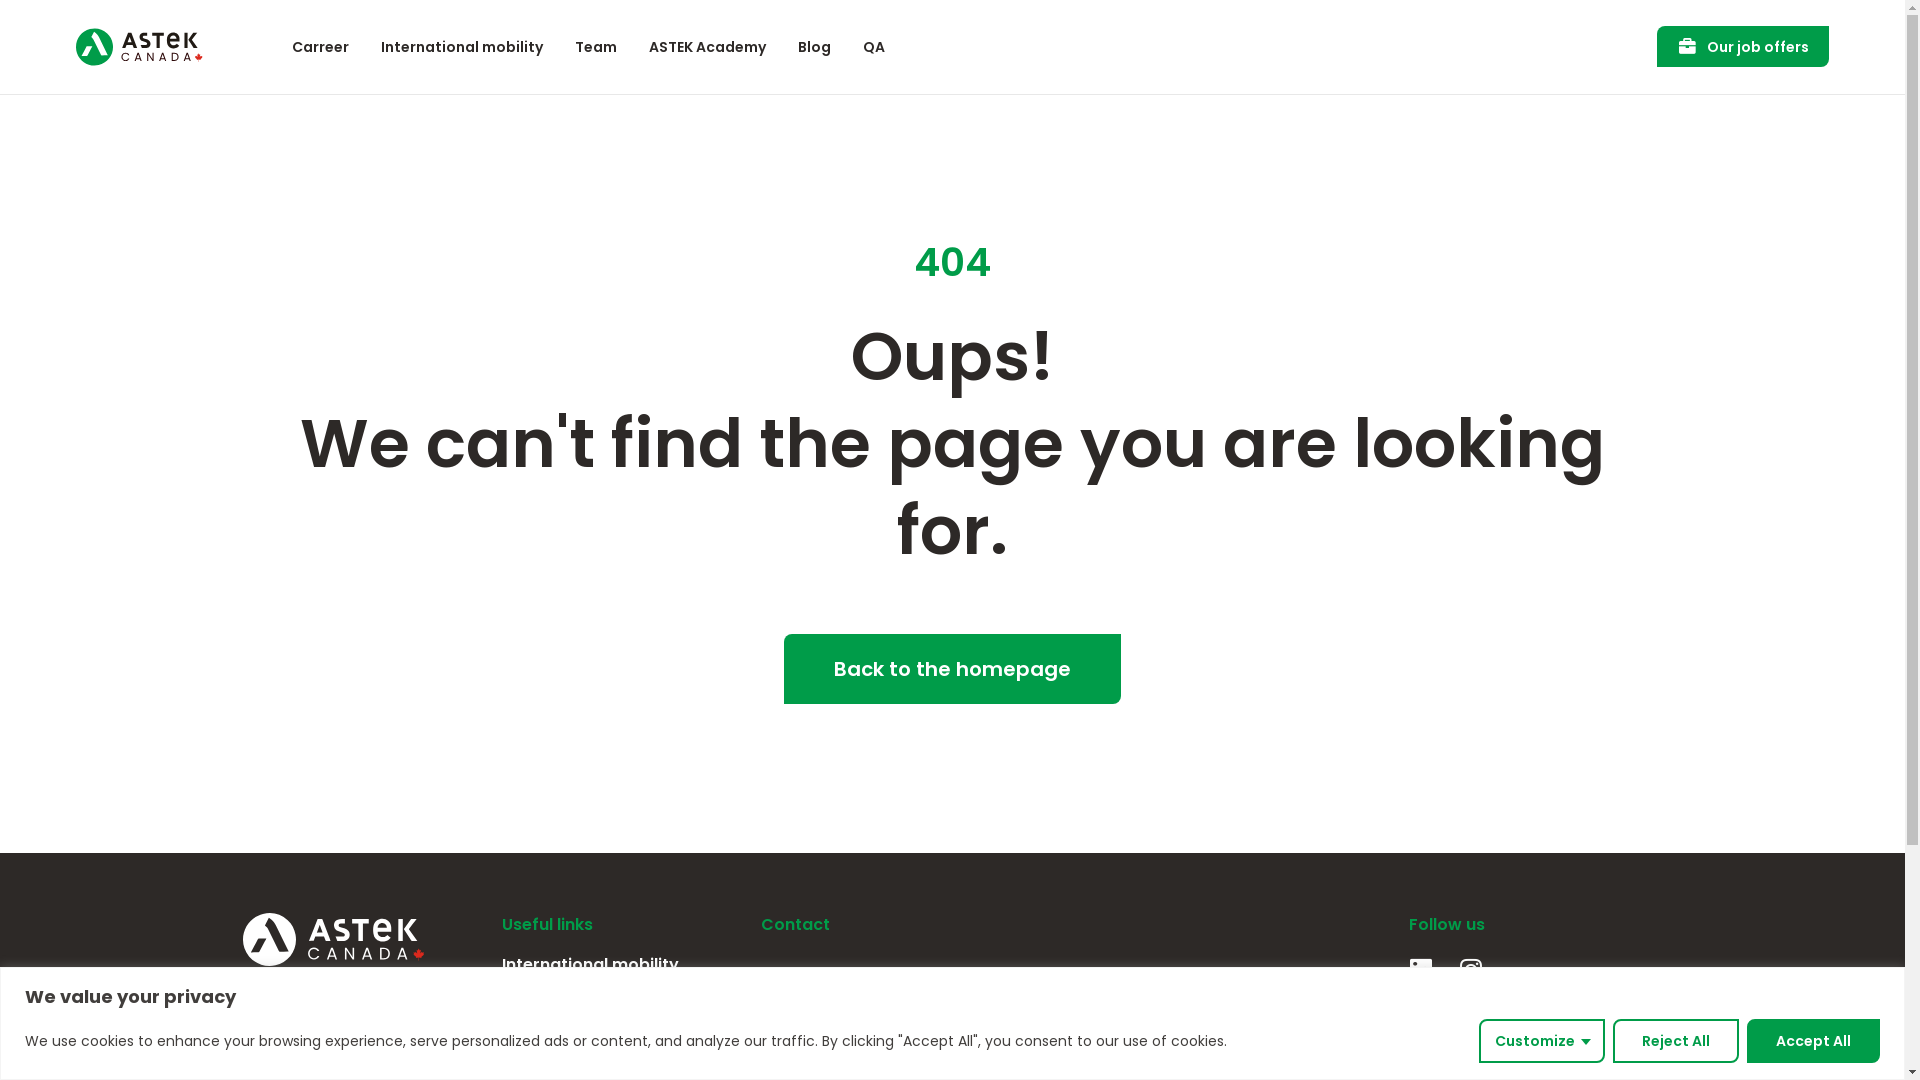  Describe the element at coordinates (782, 668) in the screenshot. I see `'Back to the homepage'` at that location.